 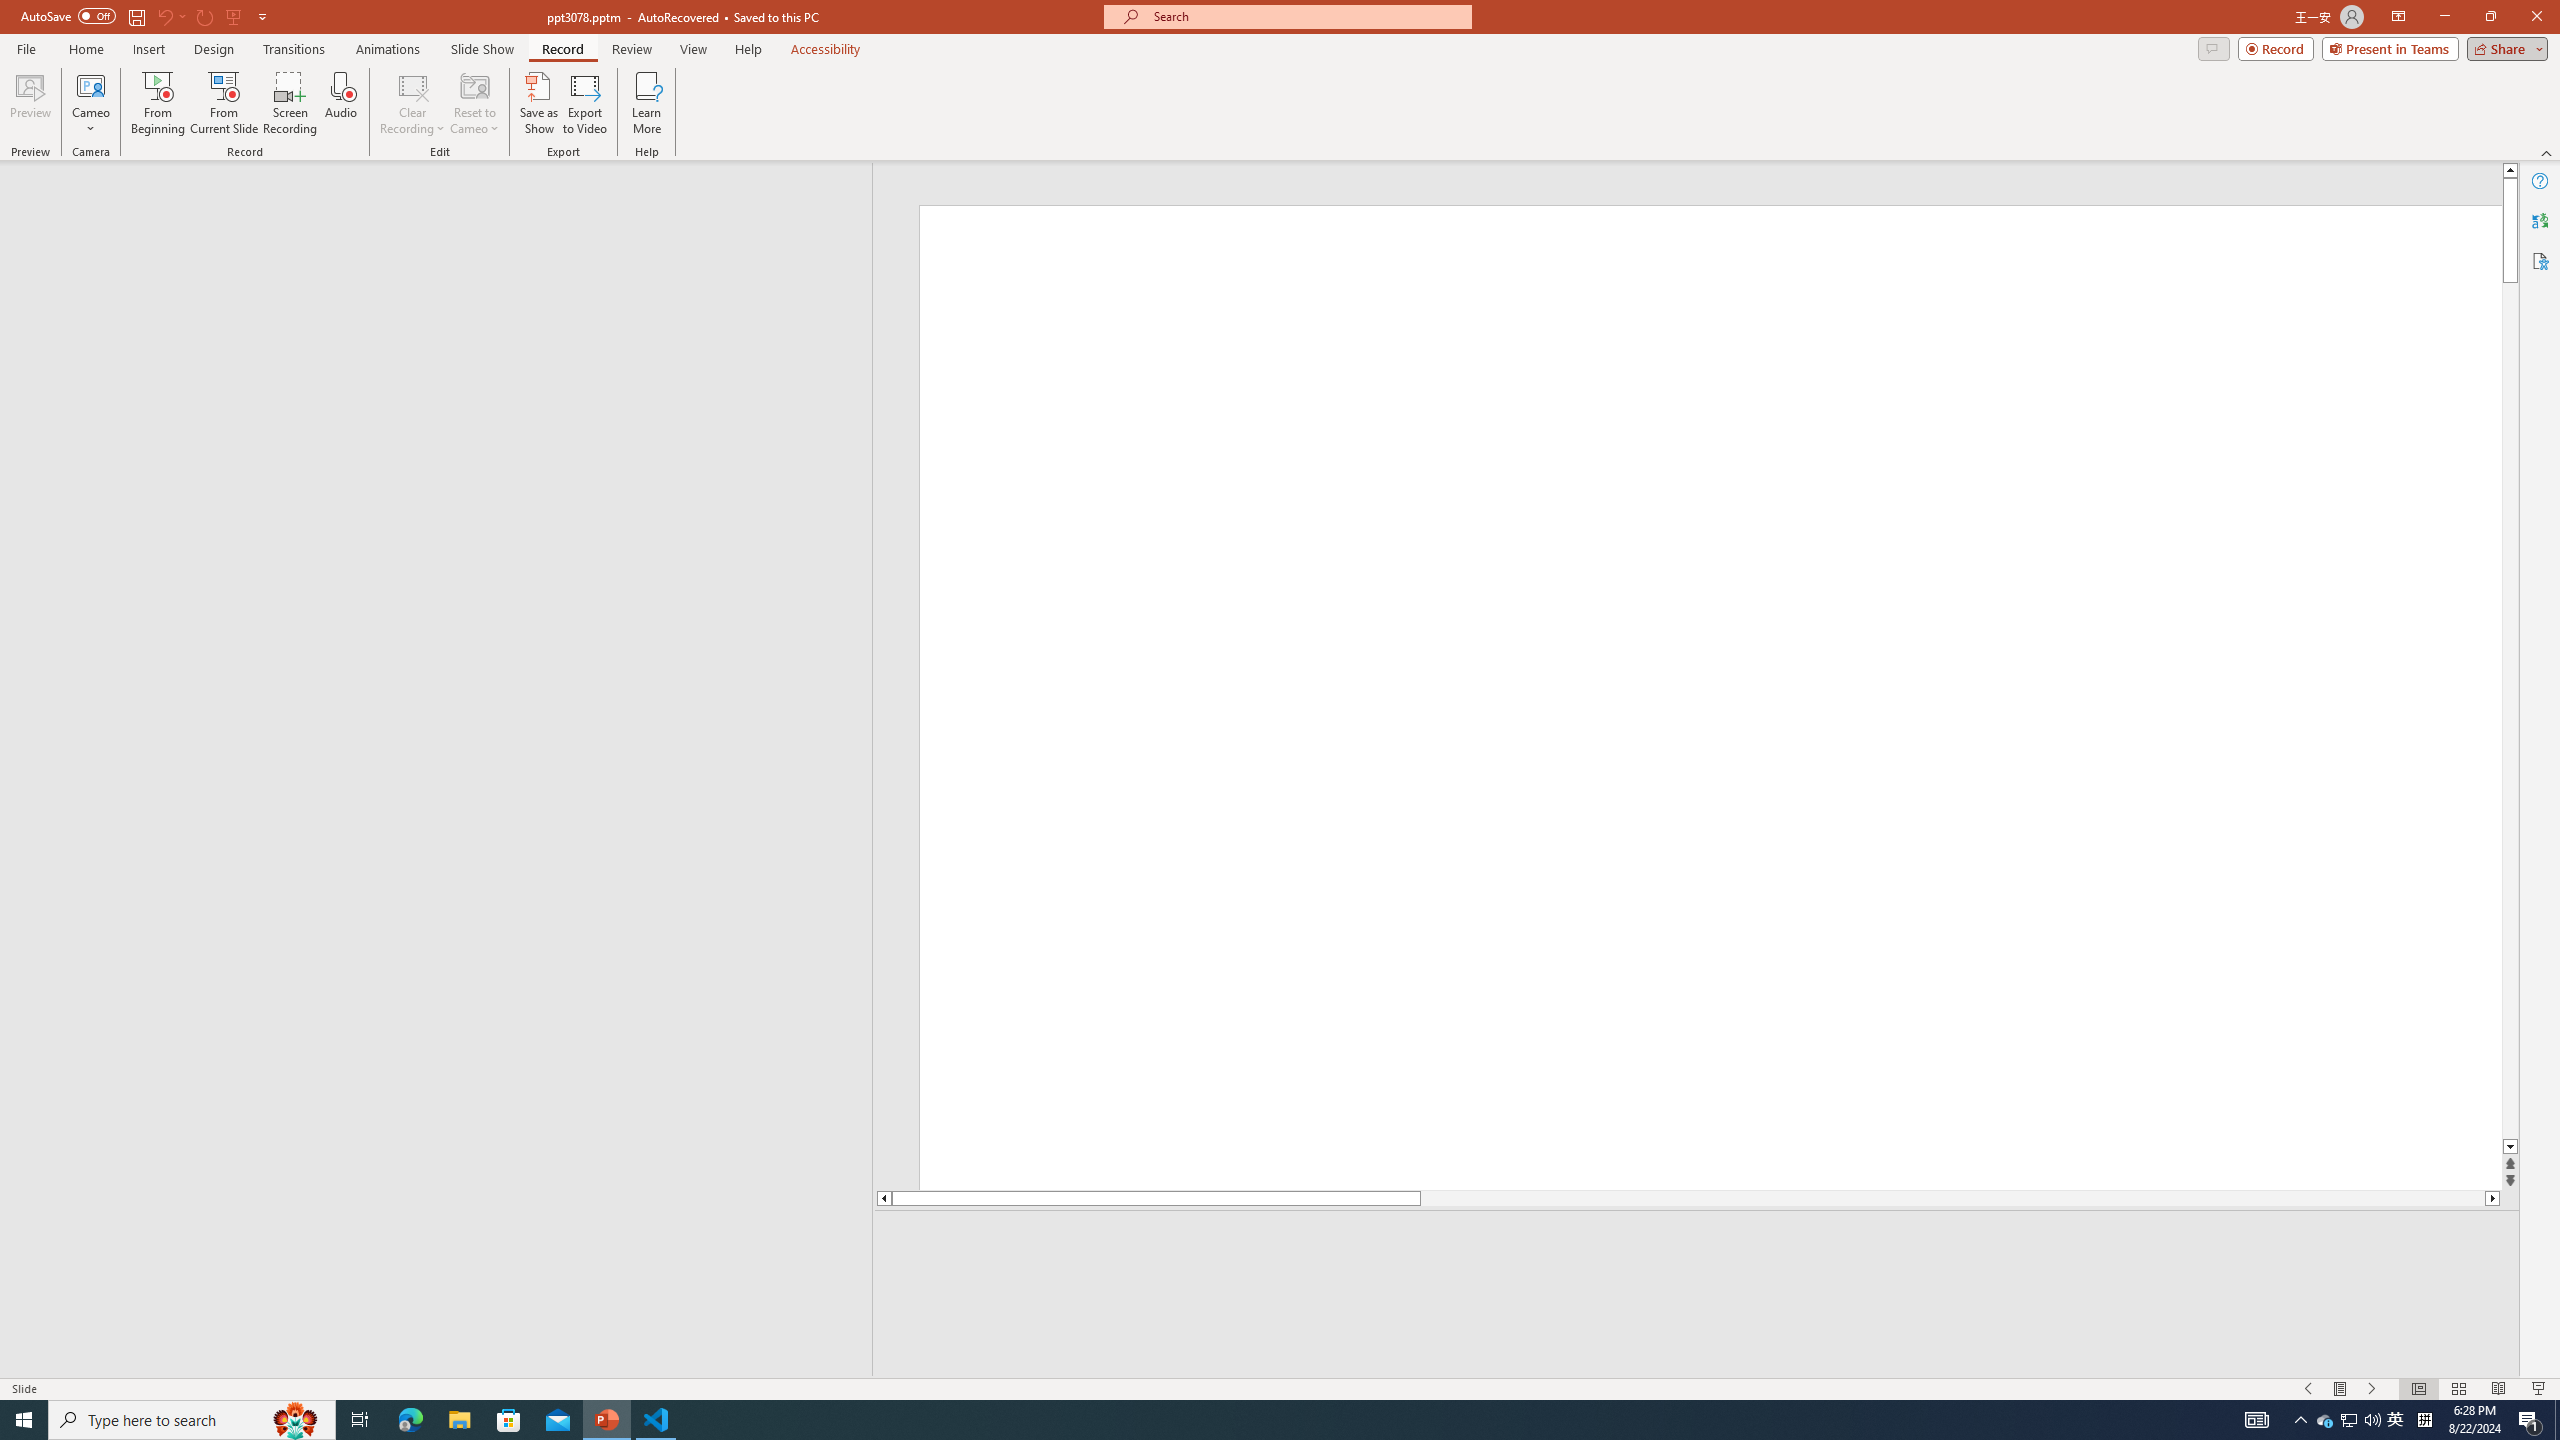 What do you see at coordinates (538, 103) in the screenshot?
I see `'Save as Show'` at bounding box center [538, 103].